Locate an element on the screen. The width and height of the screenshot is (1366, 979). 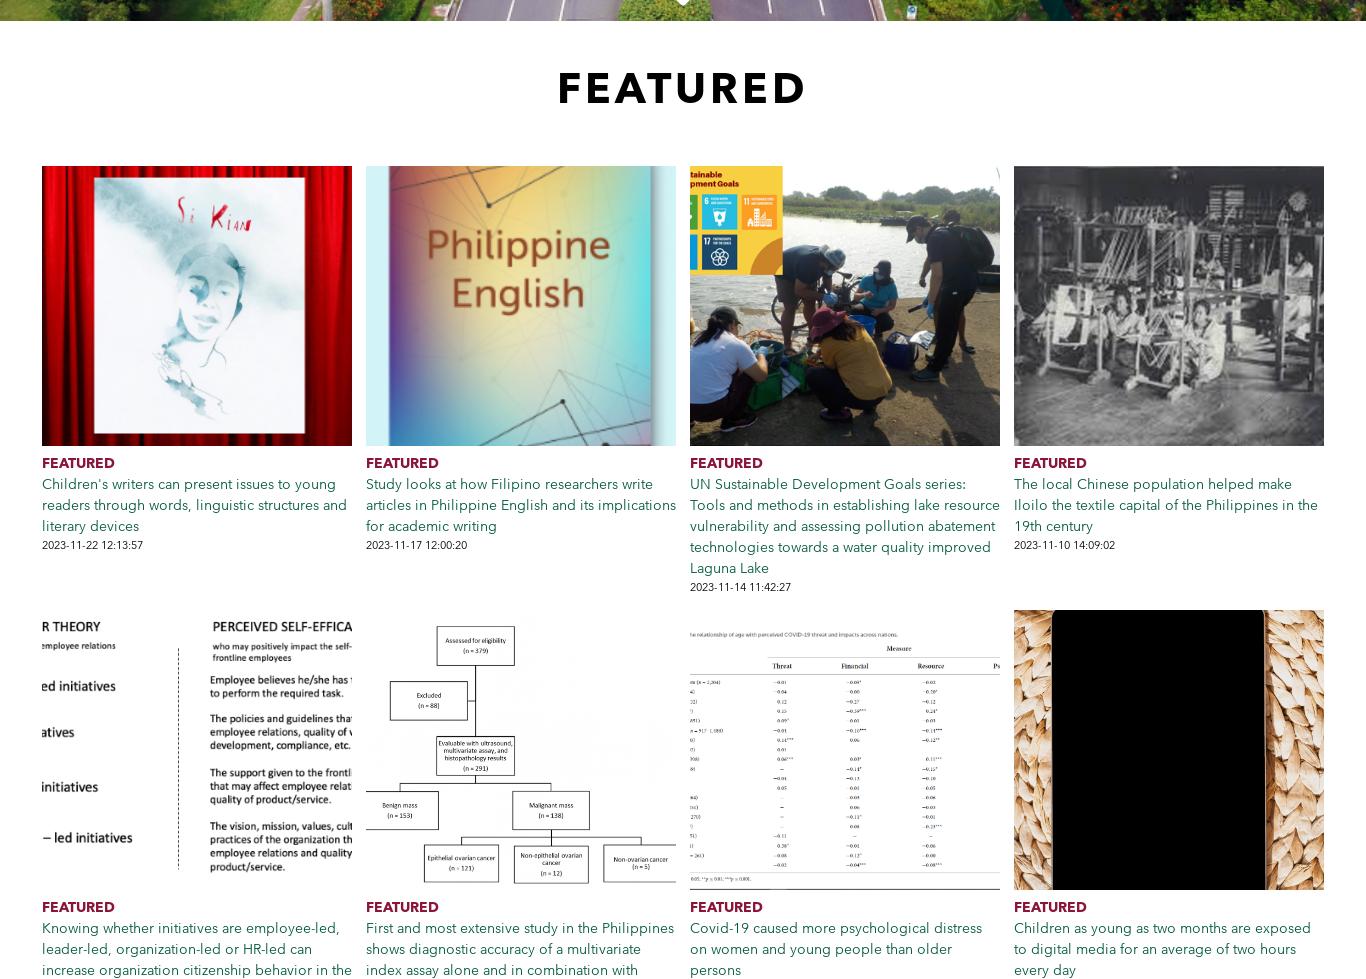
'Study looks at how Filipino researchers write articles in Philippine English and its implications for academic writing' is located at coordinates (520, 503).